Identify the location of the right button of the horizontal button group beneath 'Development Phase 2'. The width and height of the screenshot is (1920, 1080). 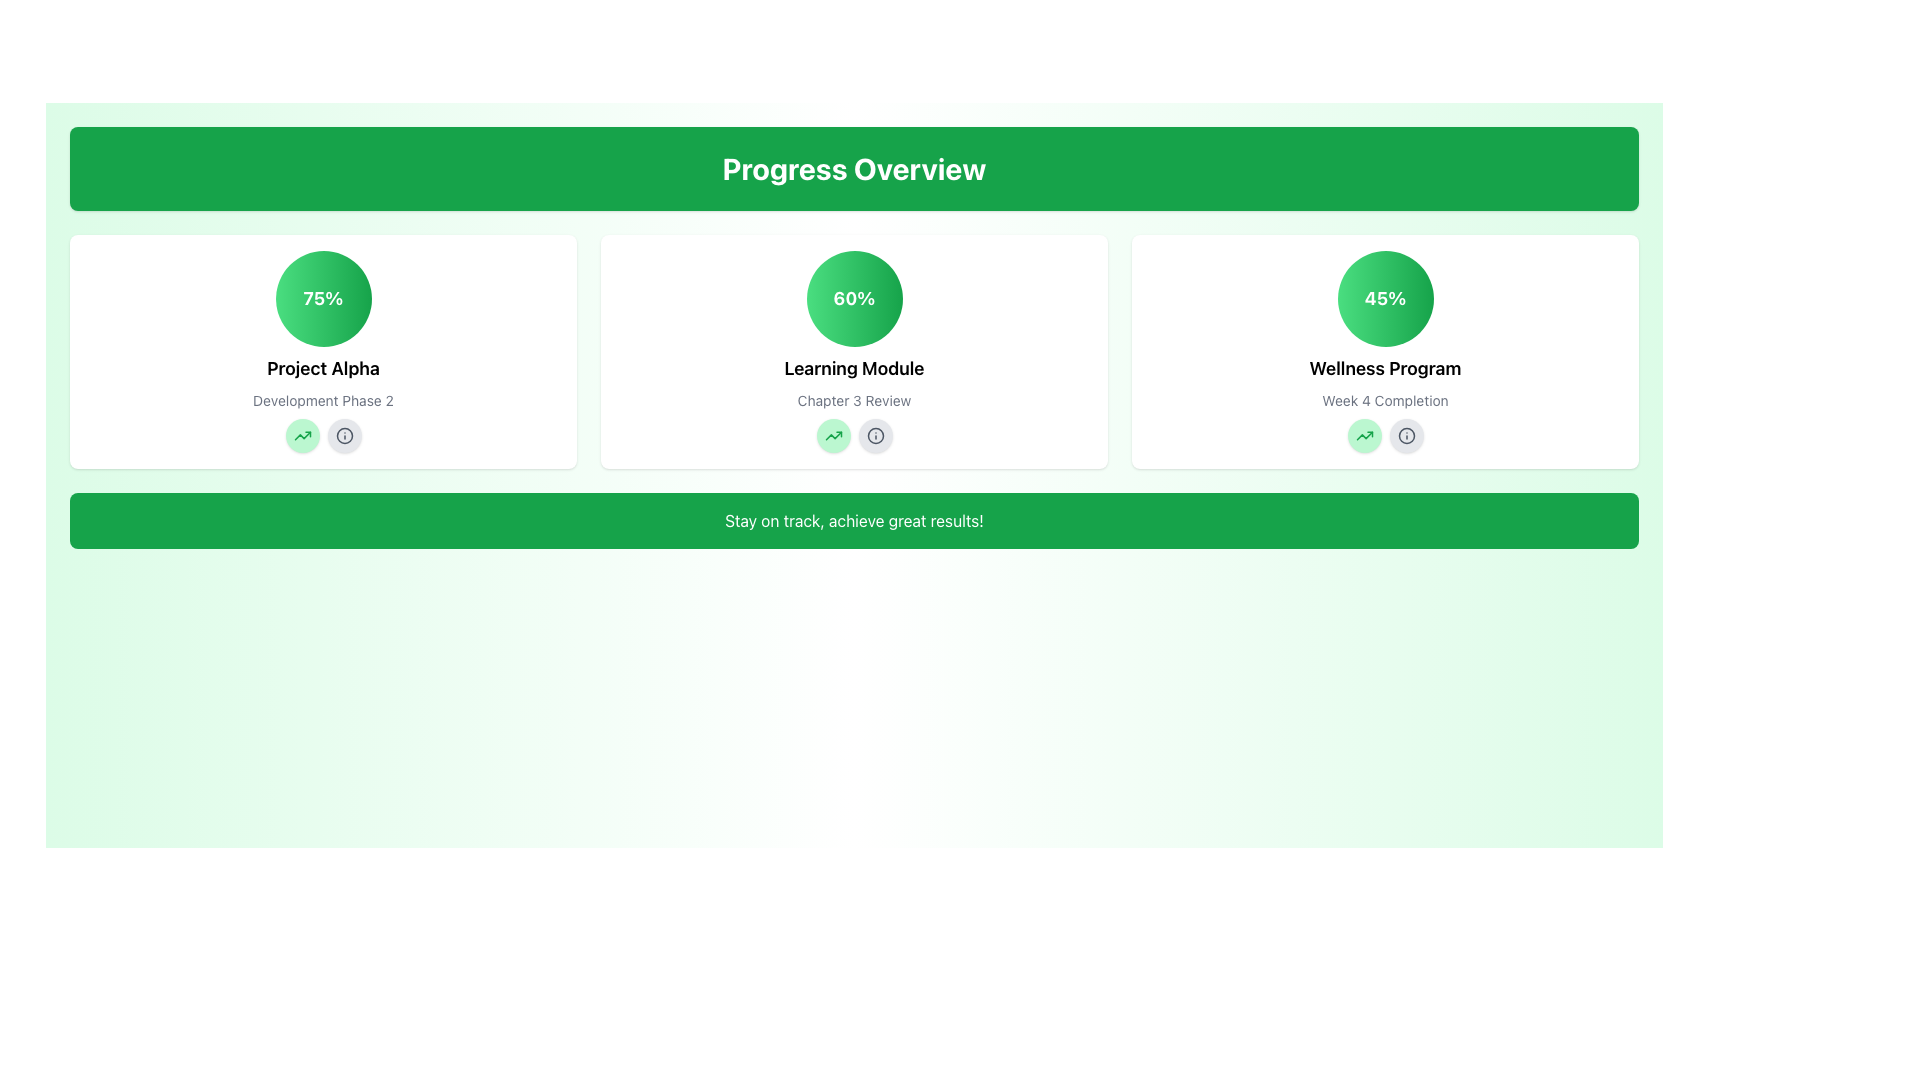
(323, 434).